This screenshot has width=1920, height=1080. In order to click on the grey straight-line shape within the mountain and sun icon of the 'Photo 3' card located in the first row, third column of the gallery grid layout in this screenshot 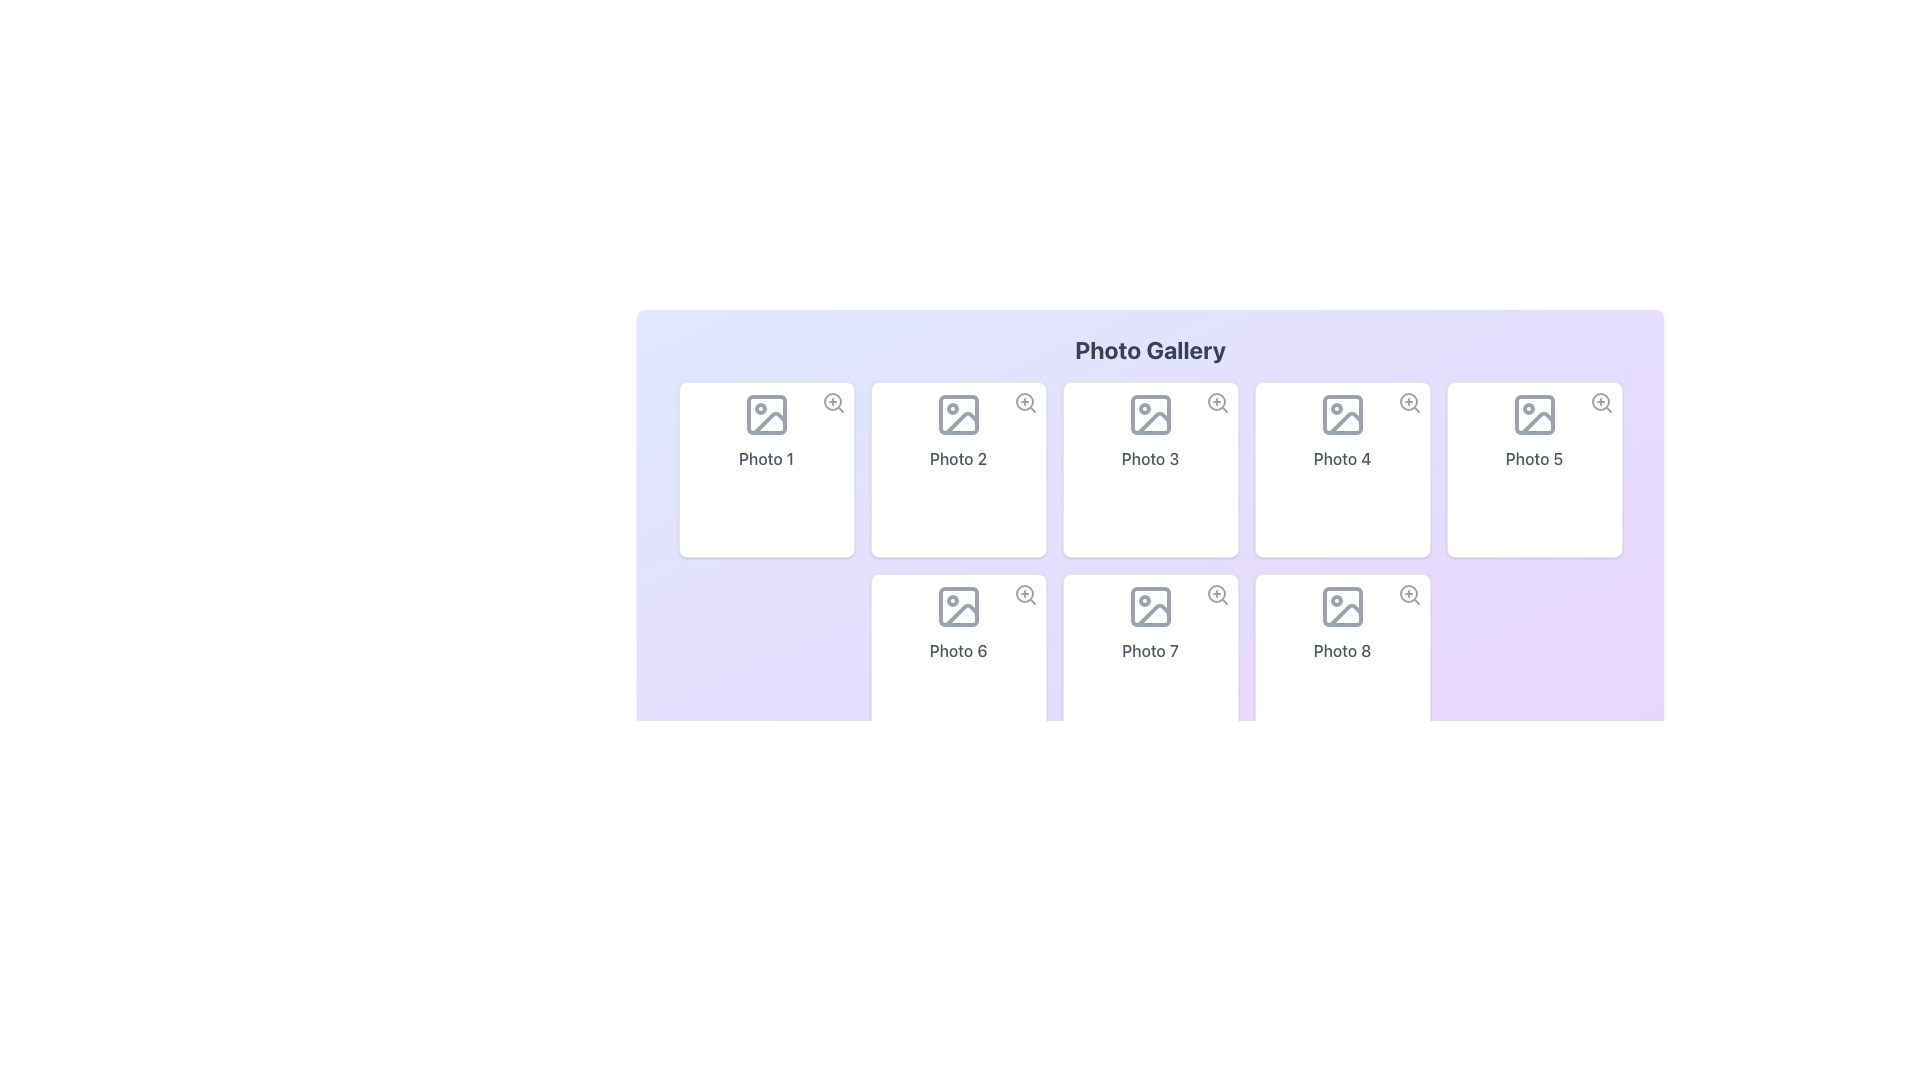, I will do `click(1153, 422)`.